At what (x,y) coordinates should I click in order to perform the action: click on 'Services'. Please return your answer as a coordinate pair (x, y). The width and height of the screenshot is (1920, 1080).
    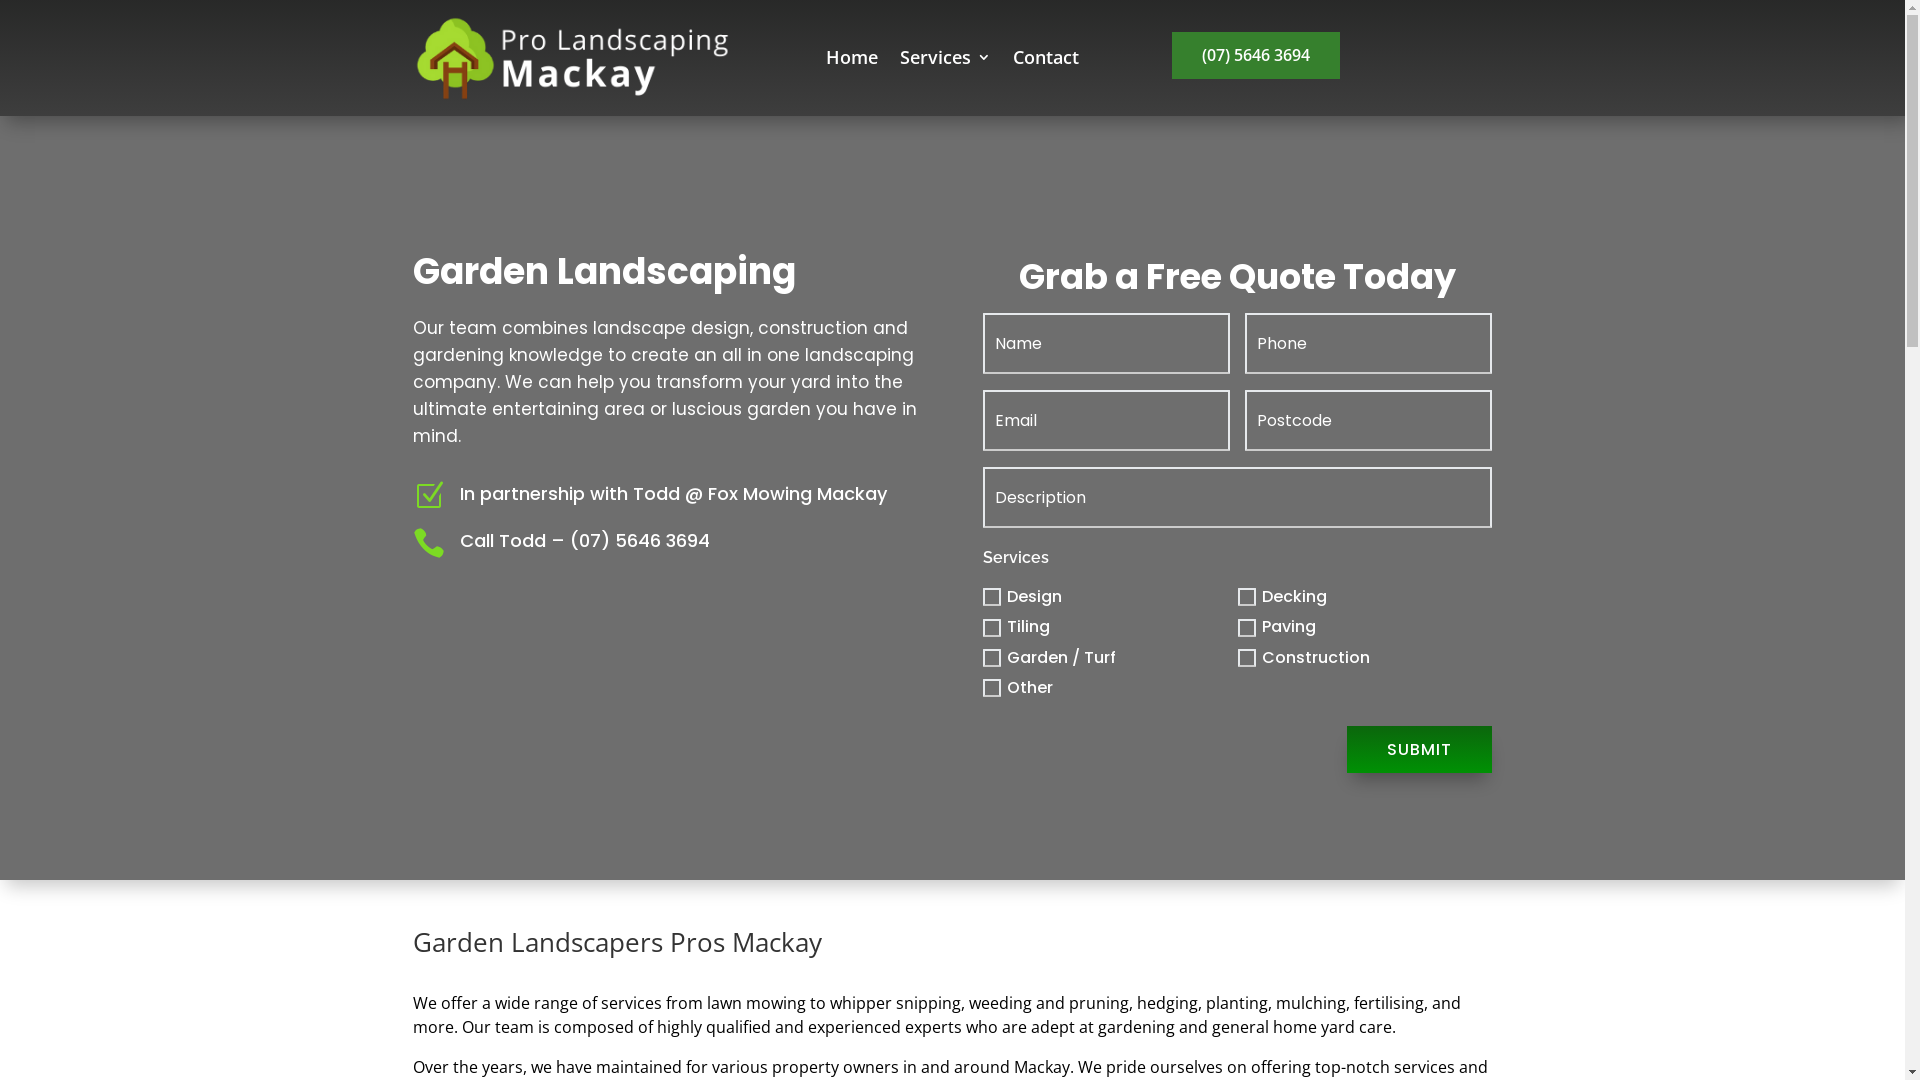
    Looking at the image, I should click on (944, 60).